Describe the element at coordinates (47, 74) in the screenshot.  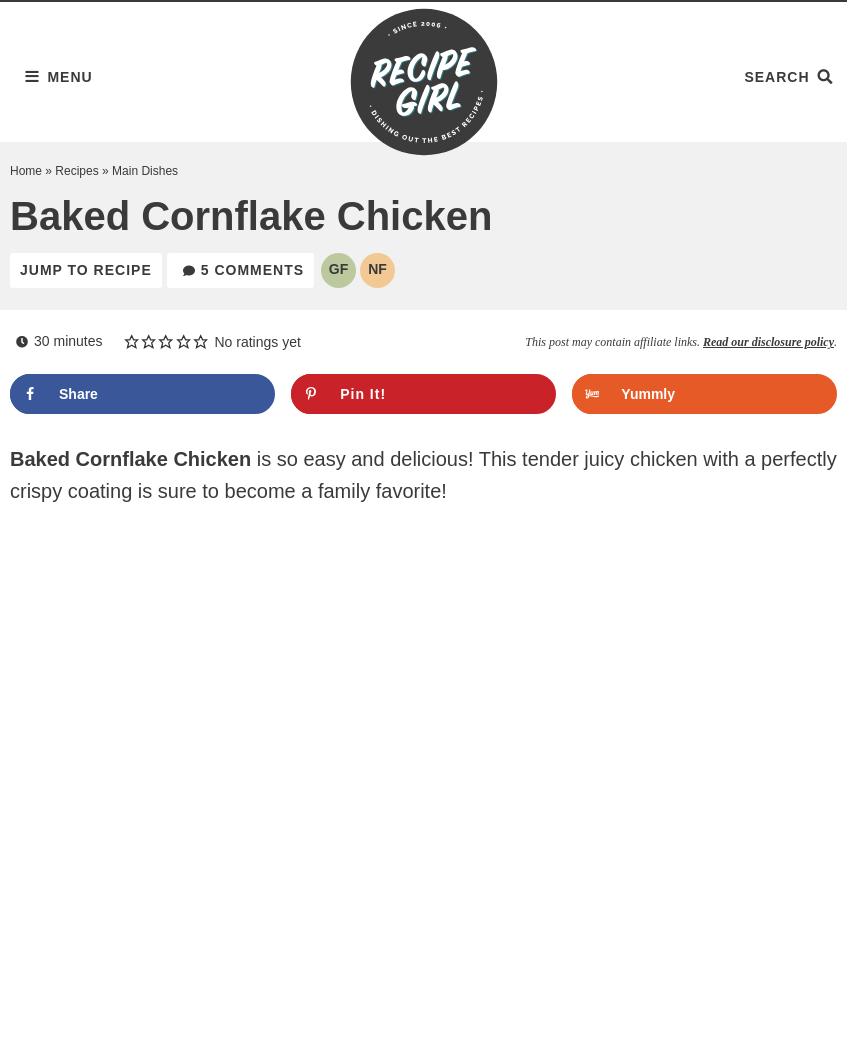
I see `'Menu'` at that location.